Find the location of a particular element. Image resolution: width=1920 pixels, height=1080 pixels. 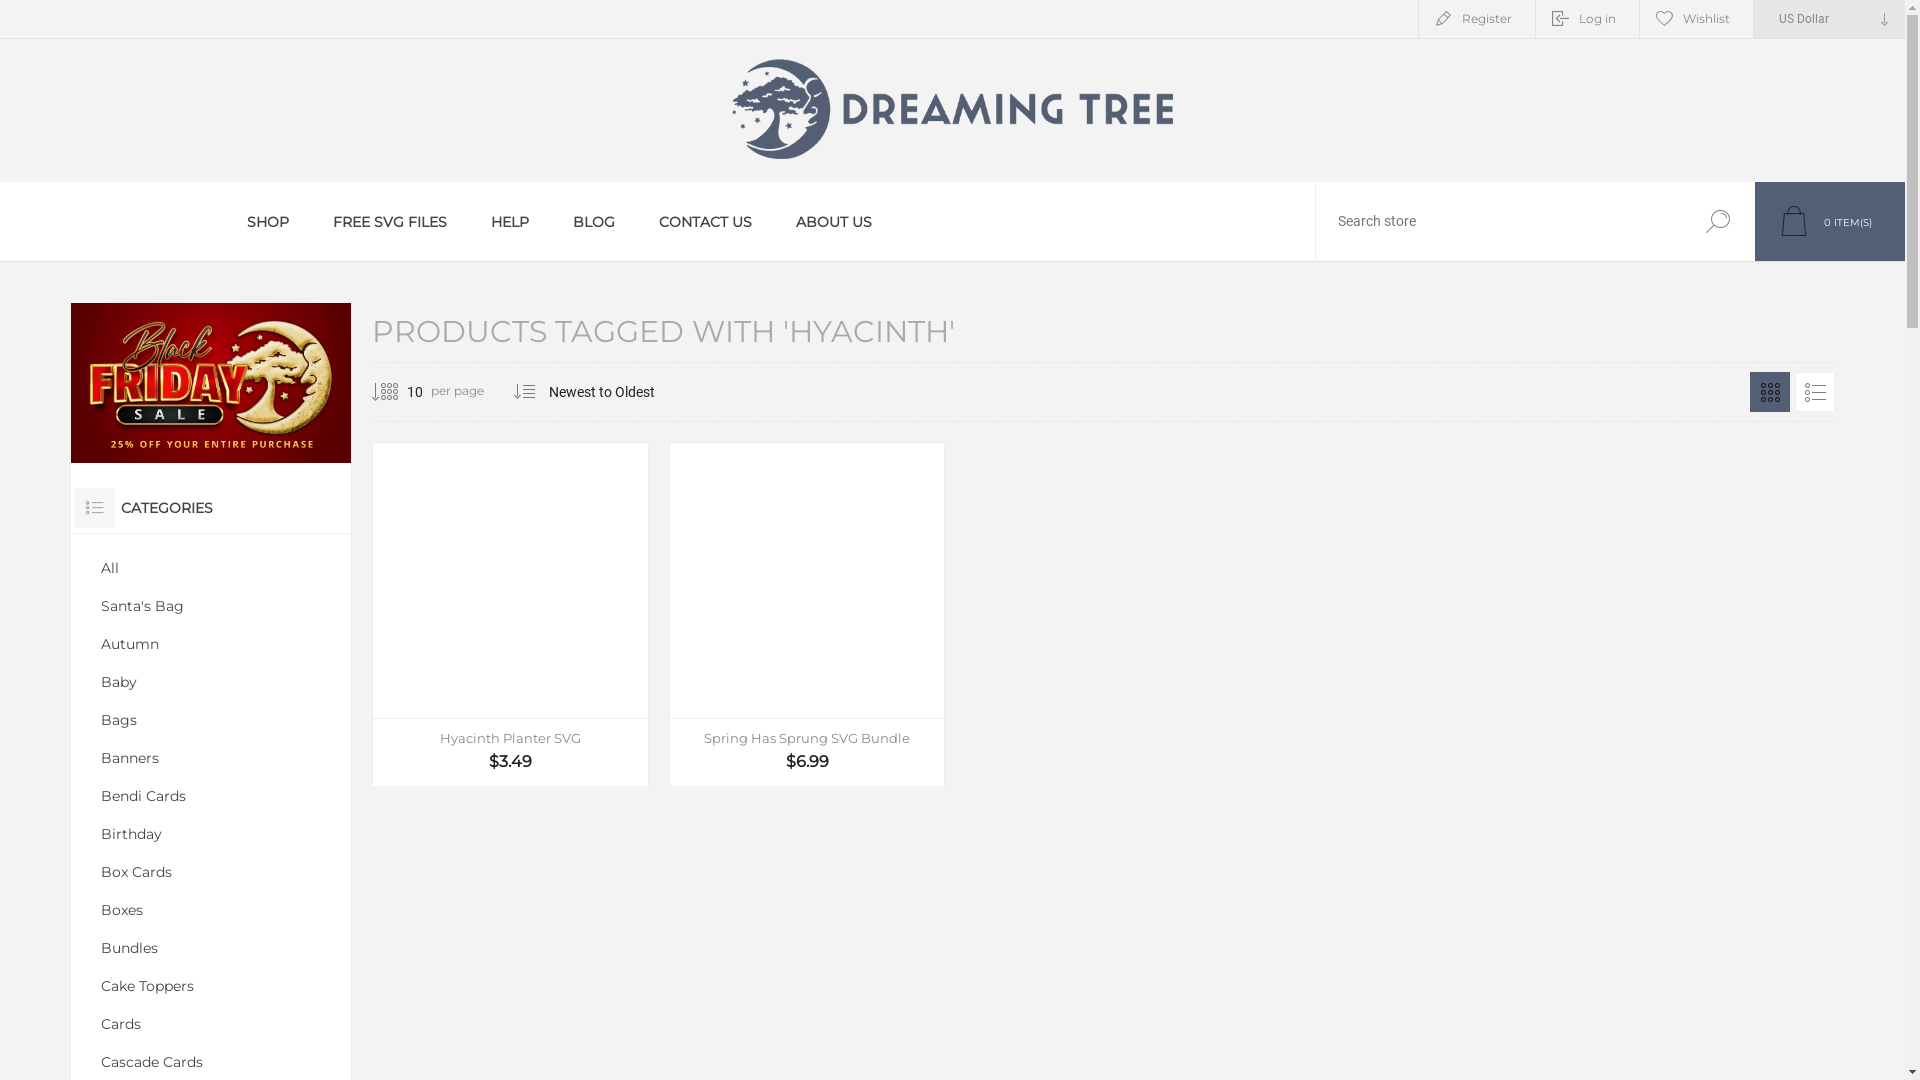

'Boxes' is located at coordinates (211, 910).